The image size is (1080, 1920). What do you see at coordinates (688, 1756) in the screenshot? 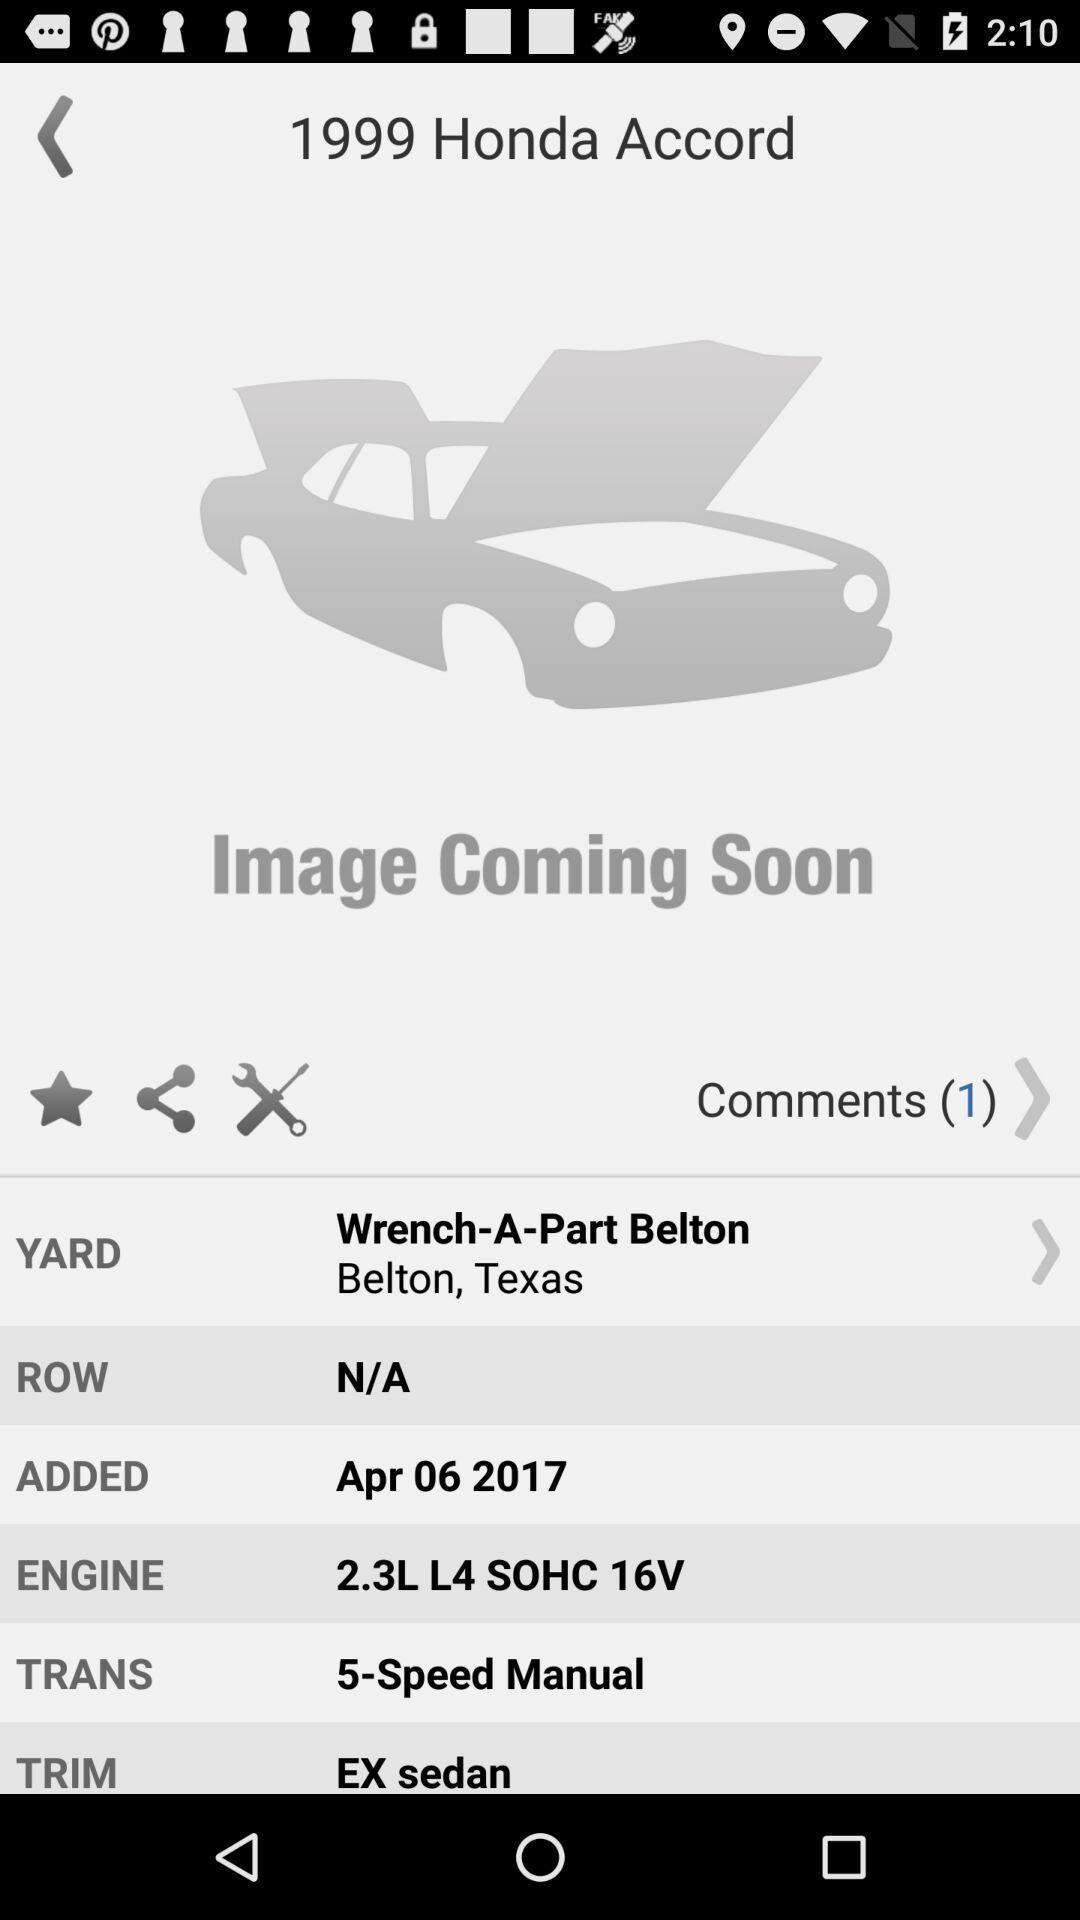
I see `icon next to the trans app` at bounding box center [688, 1756].